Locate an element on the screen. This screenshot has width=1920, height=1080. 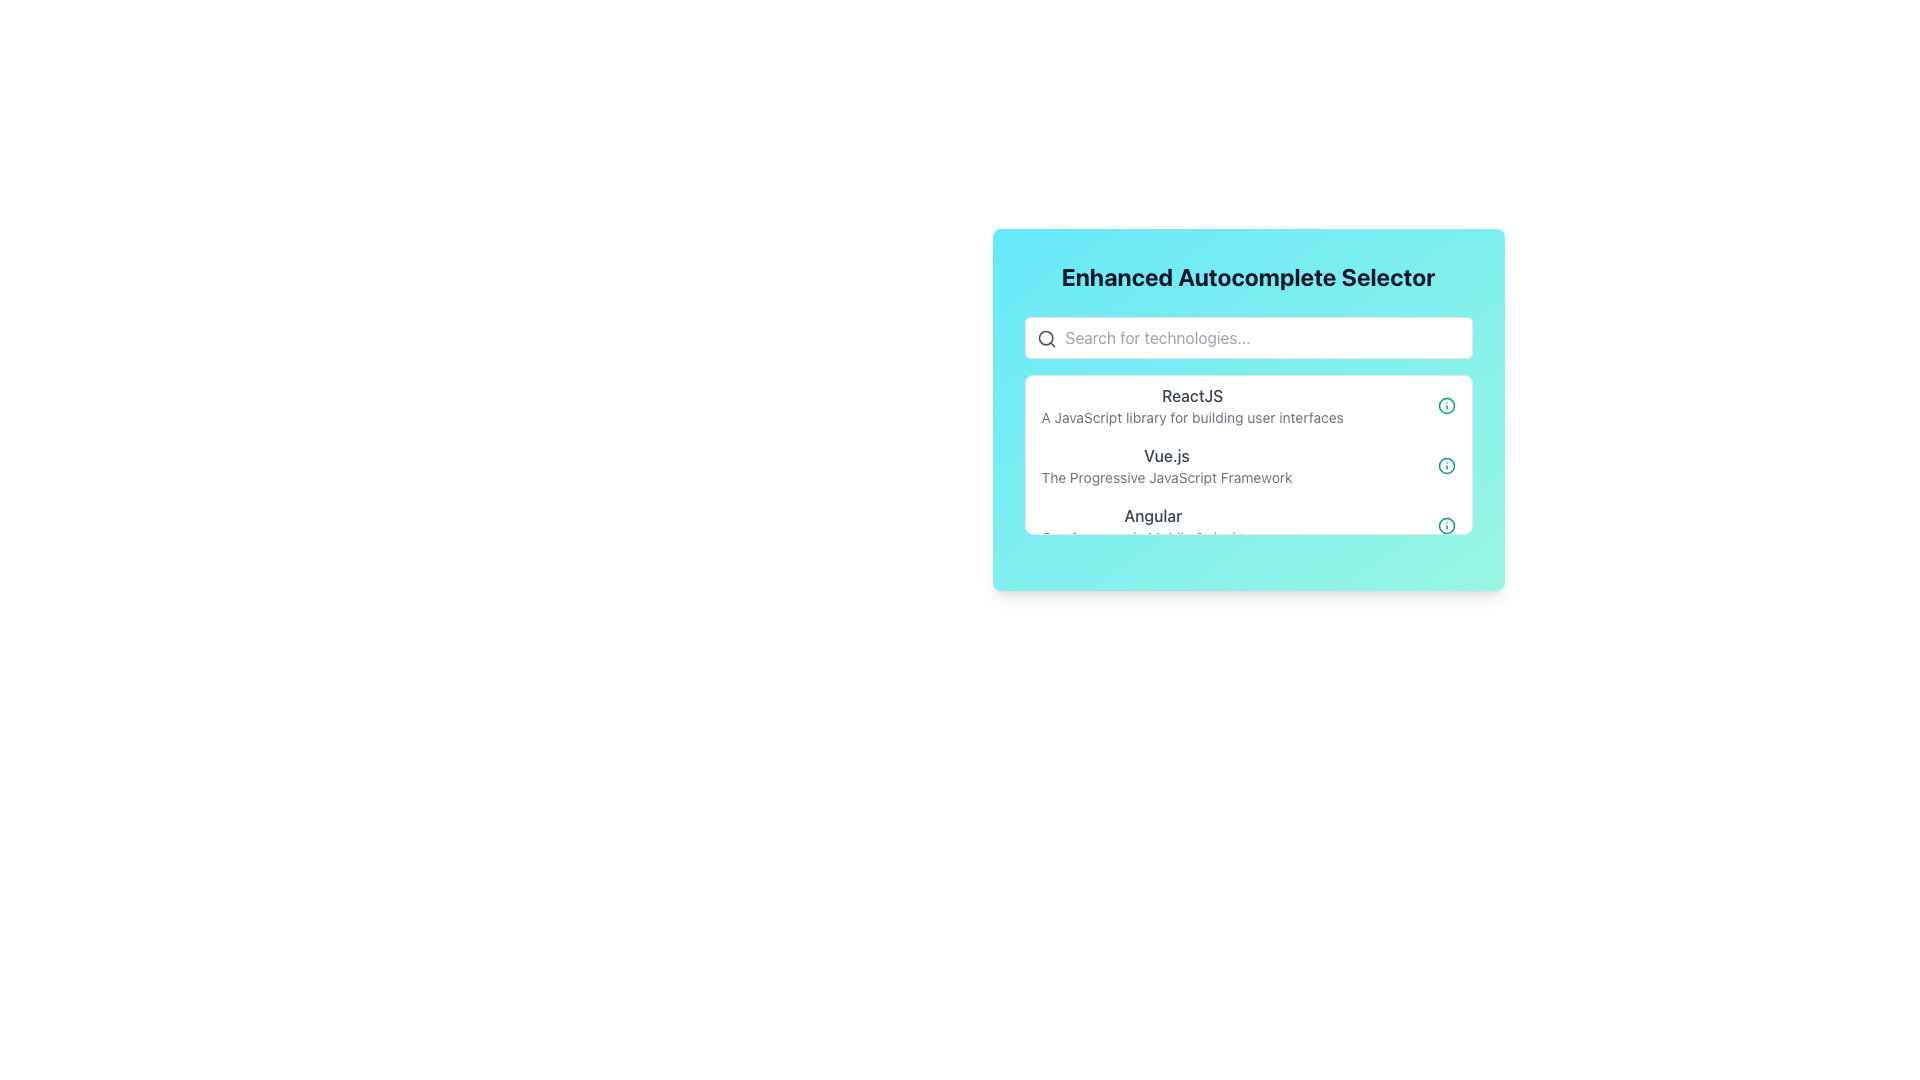
the text label that reads 'One framework. Mobile & desktop.' which is styled in a small, gray font and positioned beneath the 'Angular' title is located at coordinates (1153, 536).